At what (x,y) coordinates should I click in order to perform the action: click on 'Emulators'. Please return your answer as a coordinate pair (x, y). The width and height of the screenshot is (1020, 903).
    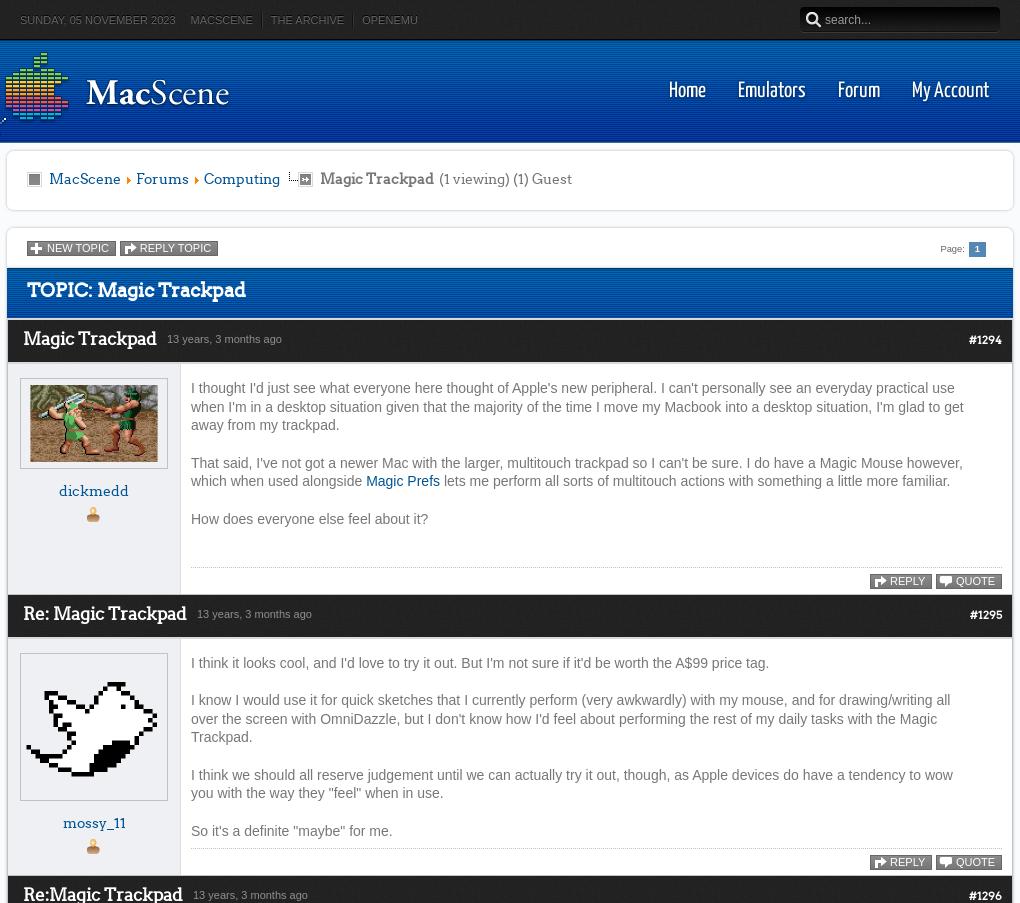
    Looking at the image, I should click on (771, 91).